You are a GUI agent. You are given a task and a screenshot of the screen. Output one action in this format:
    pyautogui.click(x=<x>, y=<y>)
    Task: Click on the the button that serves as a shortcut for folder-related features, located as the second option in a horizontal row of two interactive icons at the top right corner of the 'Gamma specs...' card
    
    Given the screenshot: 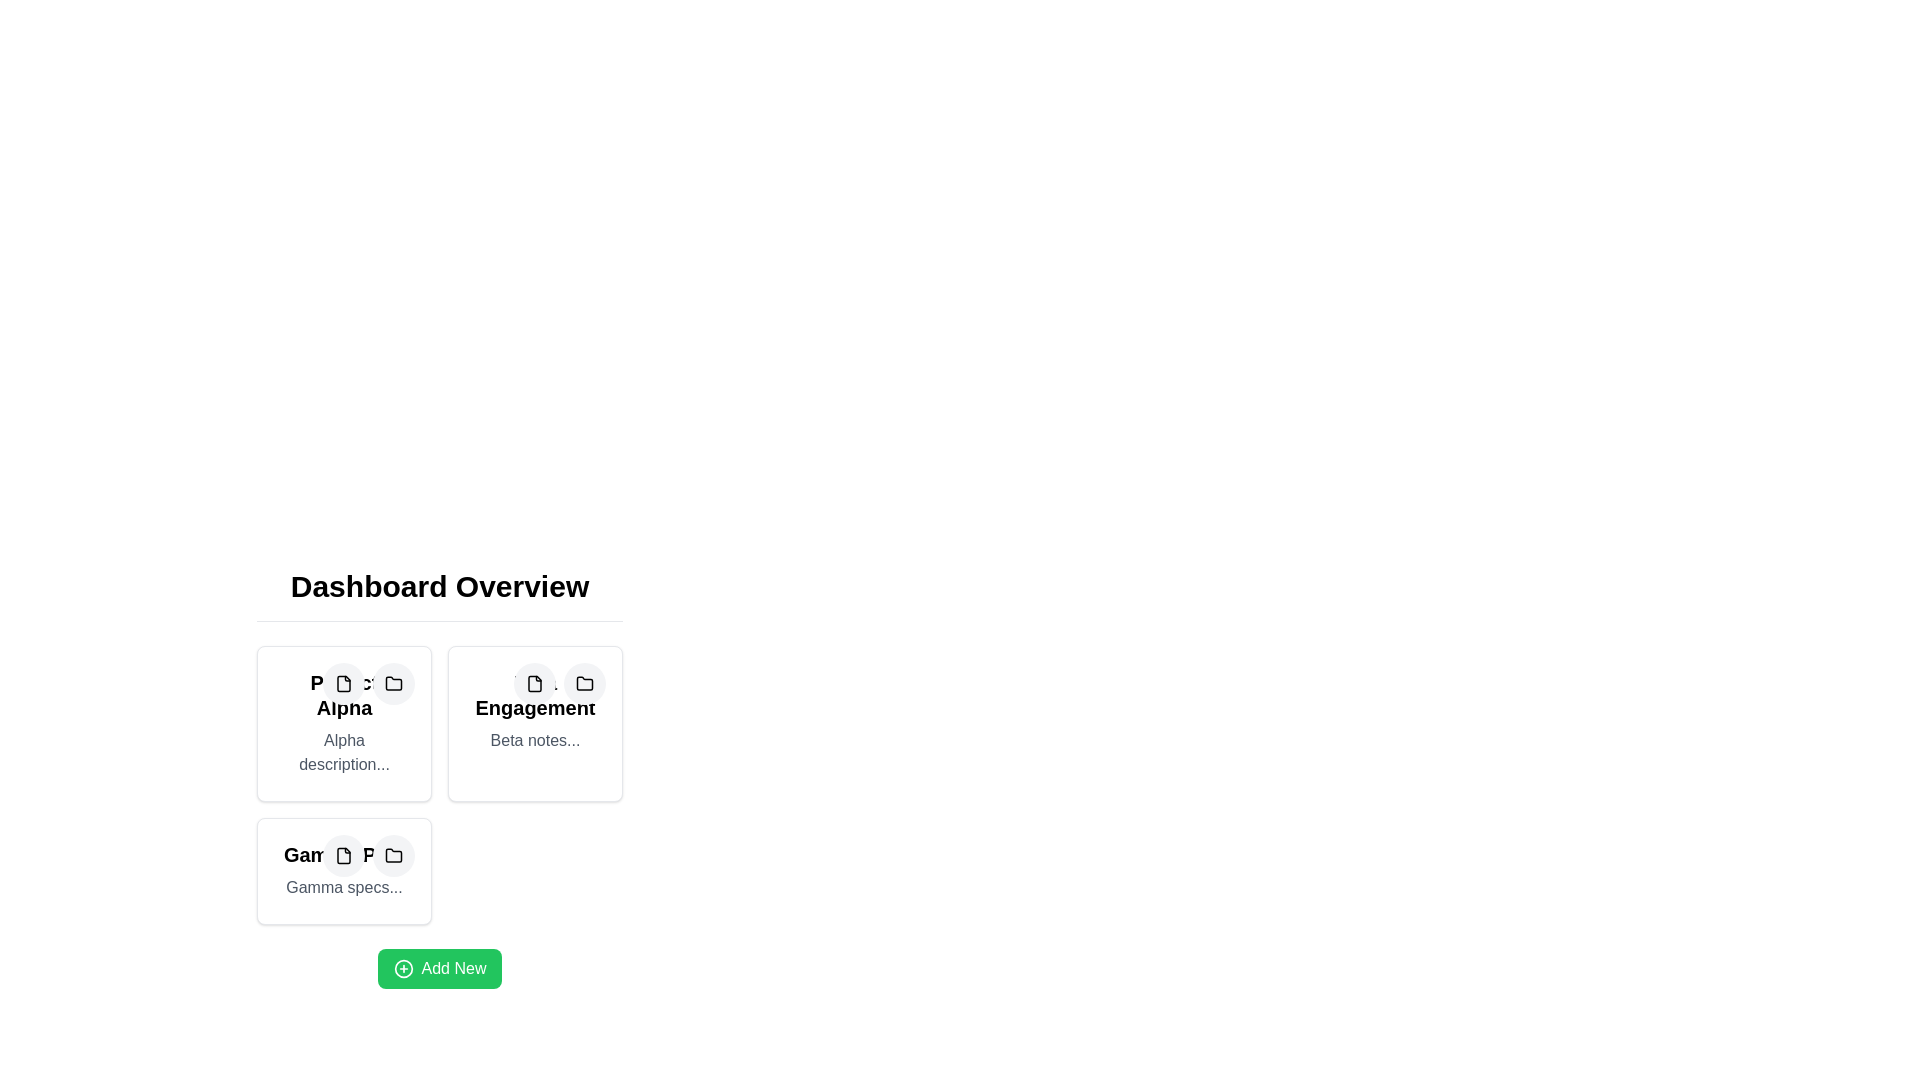 What is the action you would take?
    pyautogui.click(x=393, y=855)
    